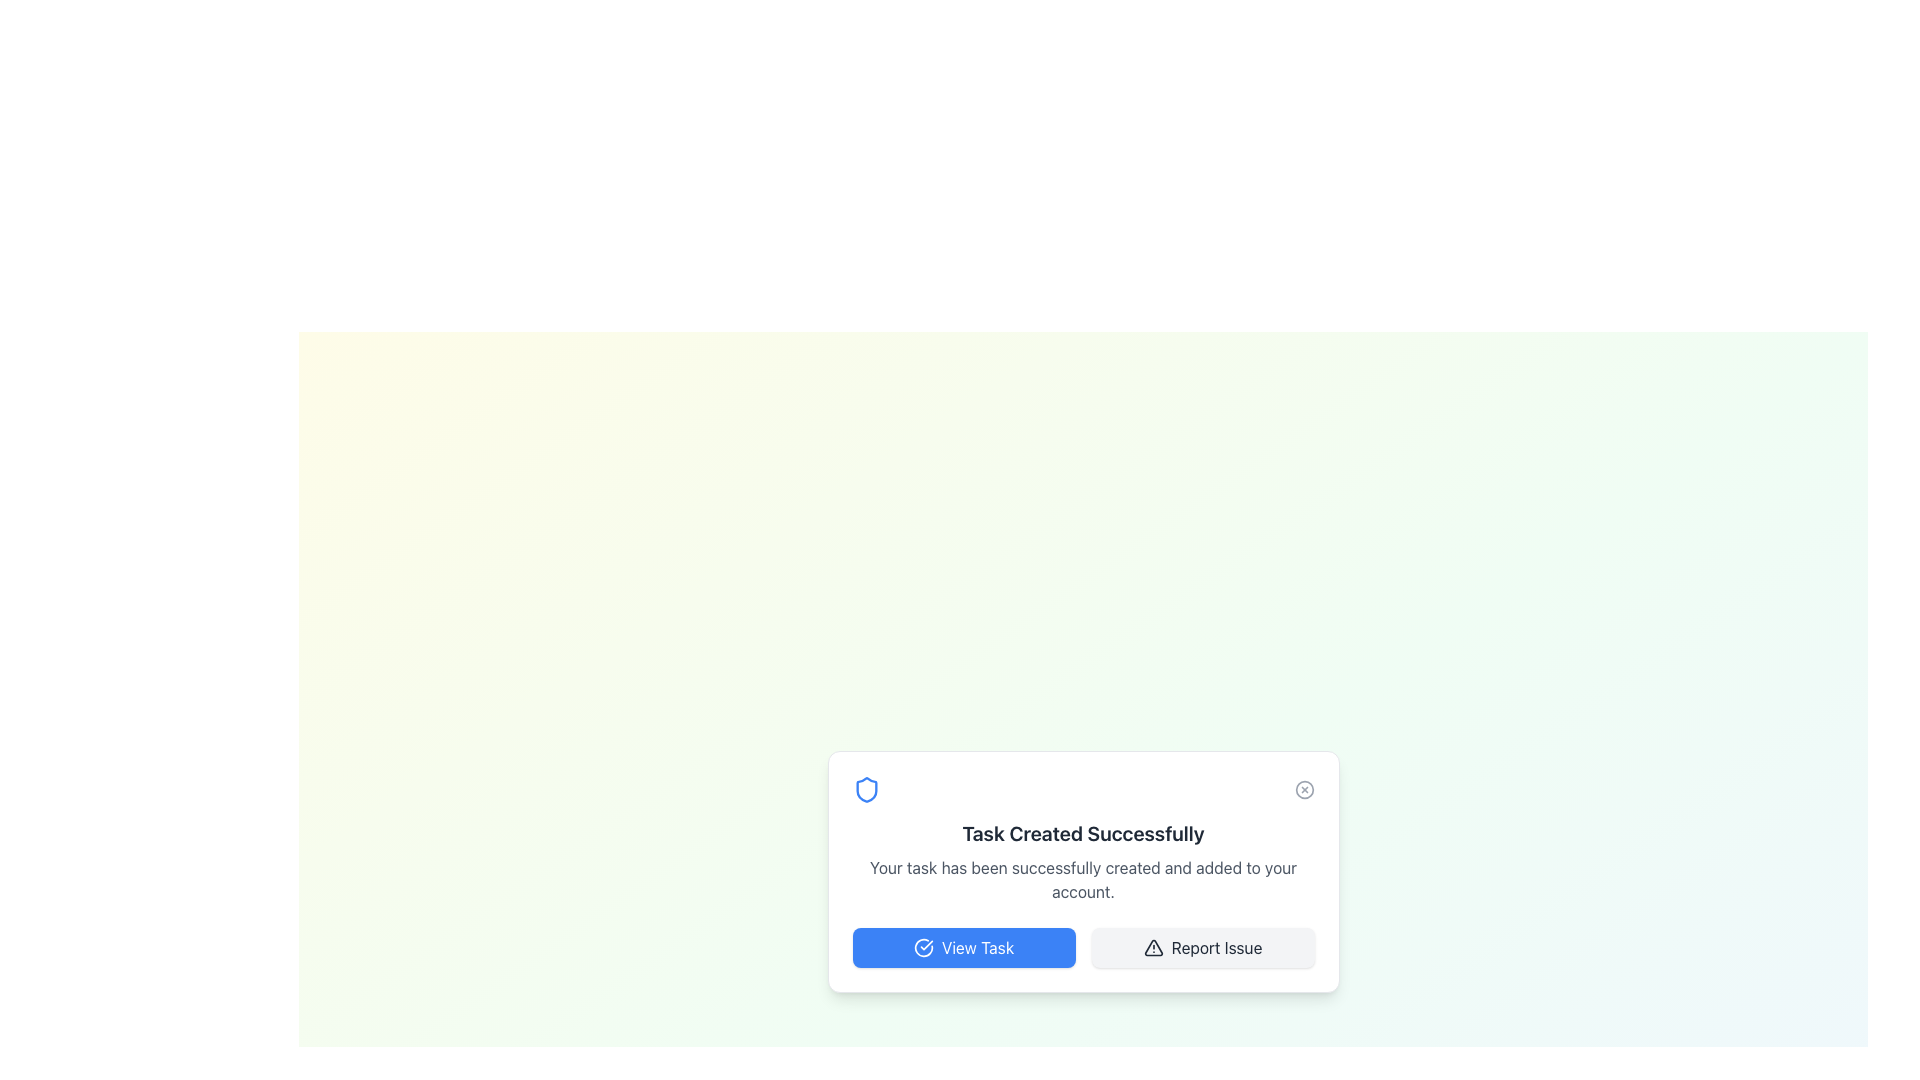  I want to click on the leftmost button in the two-button row at the bottom of the card interface, so click(964, 947).